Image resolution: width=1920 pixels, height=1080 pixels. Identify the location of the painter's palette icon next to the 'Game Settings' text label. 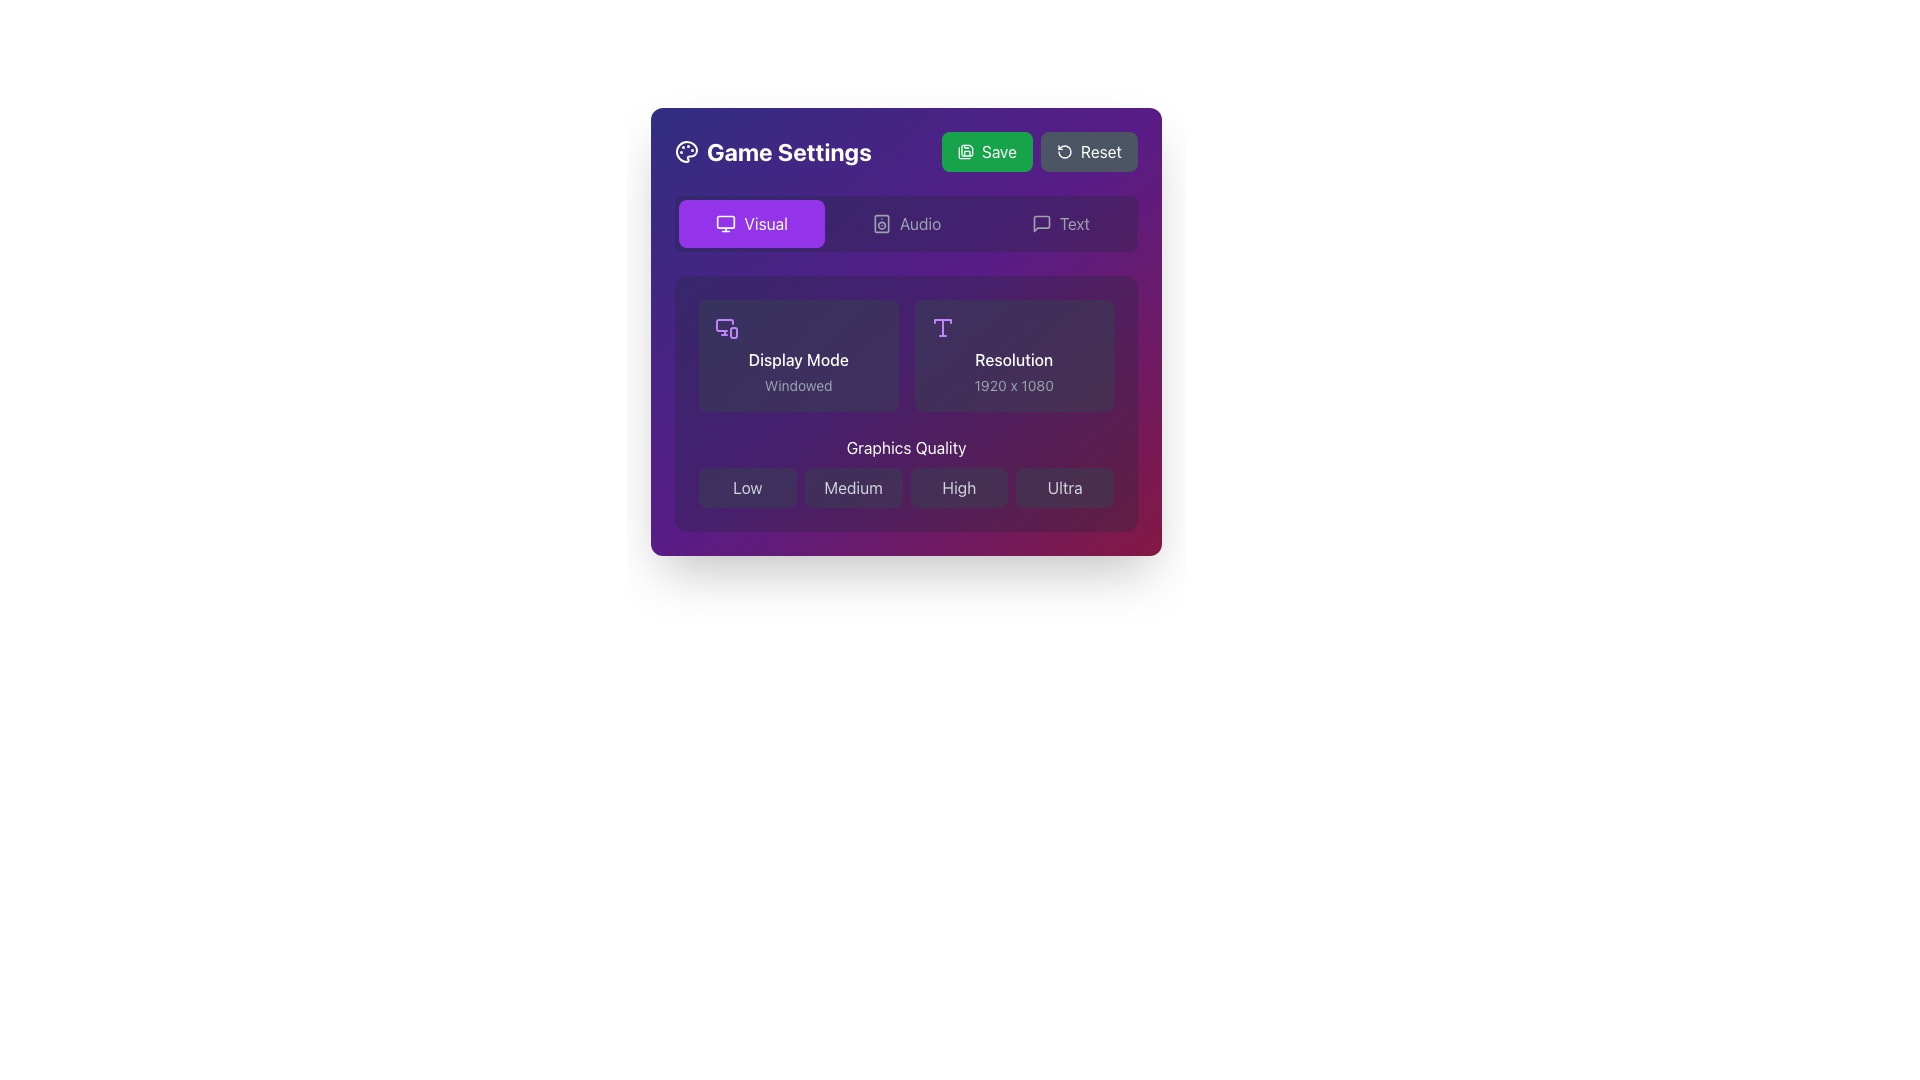
(772, 150).